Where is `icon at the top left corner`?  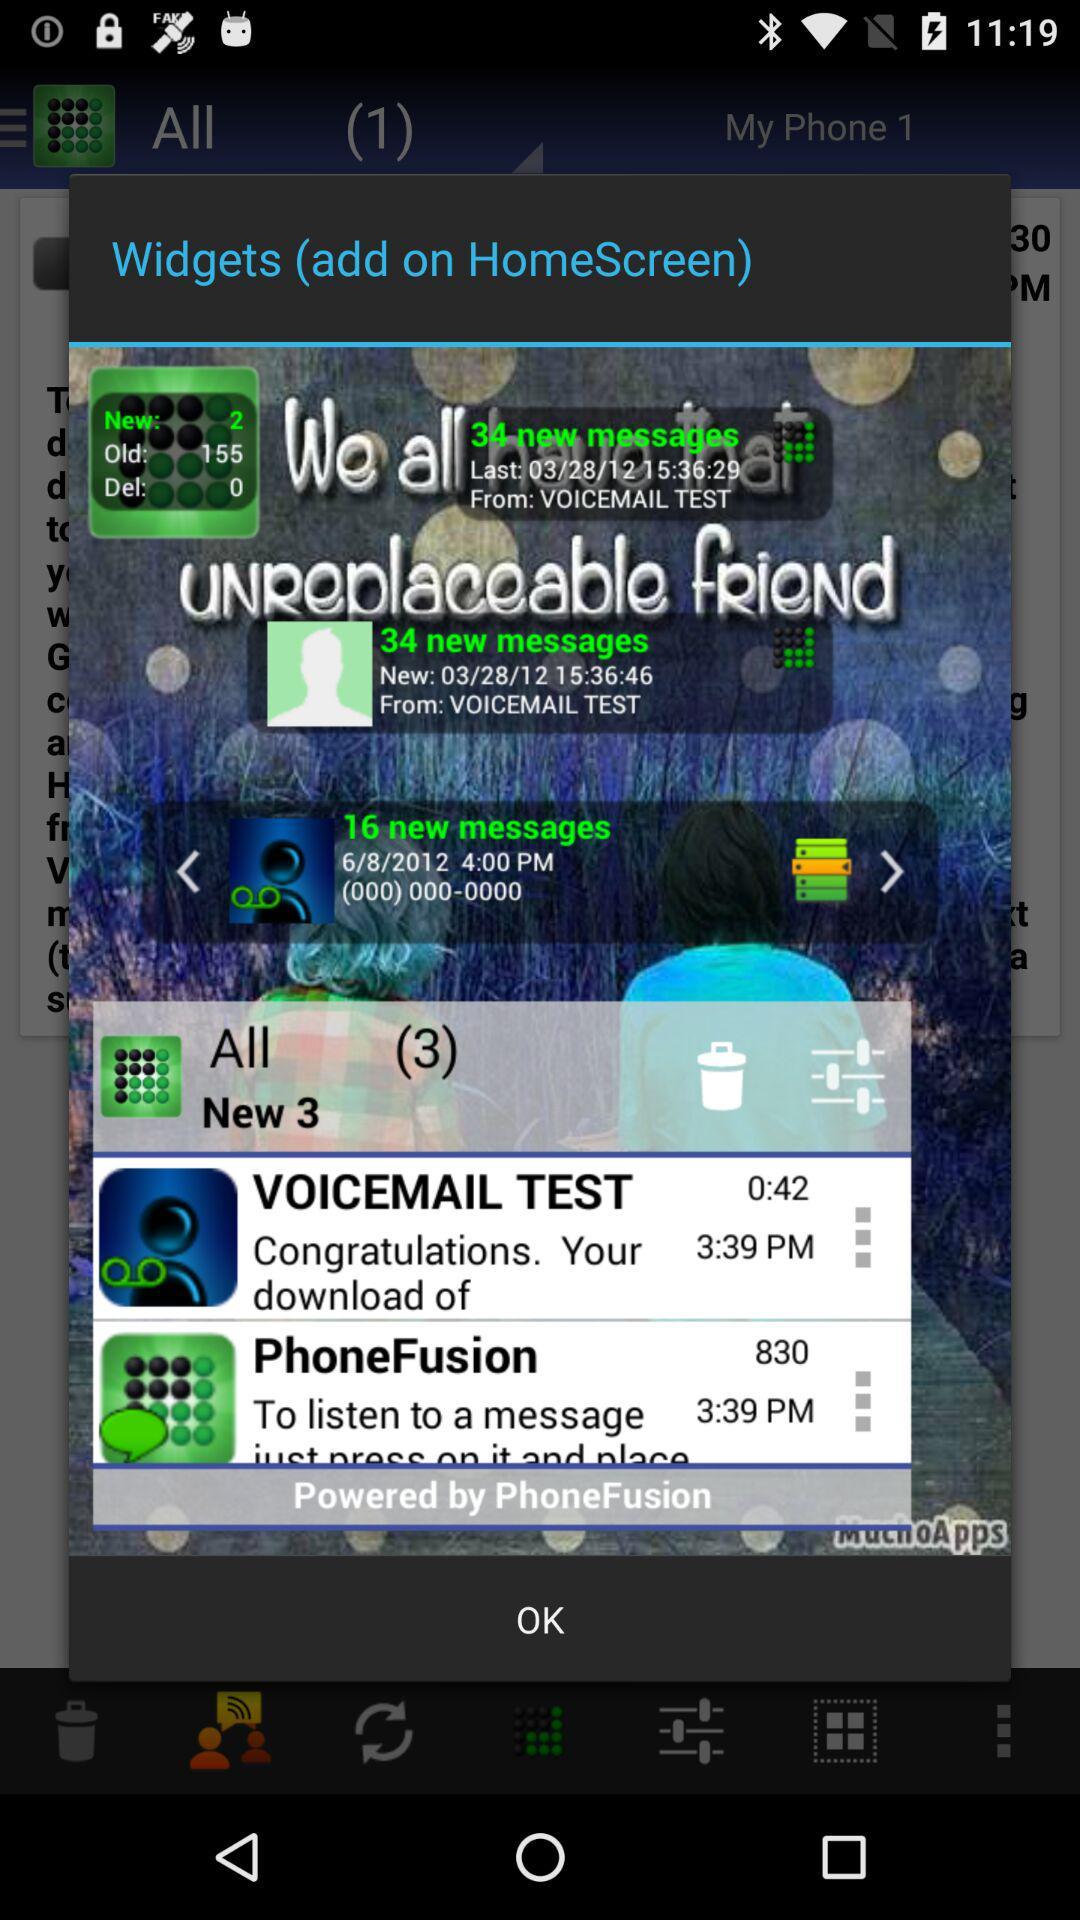 icon at the top left corner is located at coordinates (172, 451).